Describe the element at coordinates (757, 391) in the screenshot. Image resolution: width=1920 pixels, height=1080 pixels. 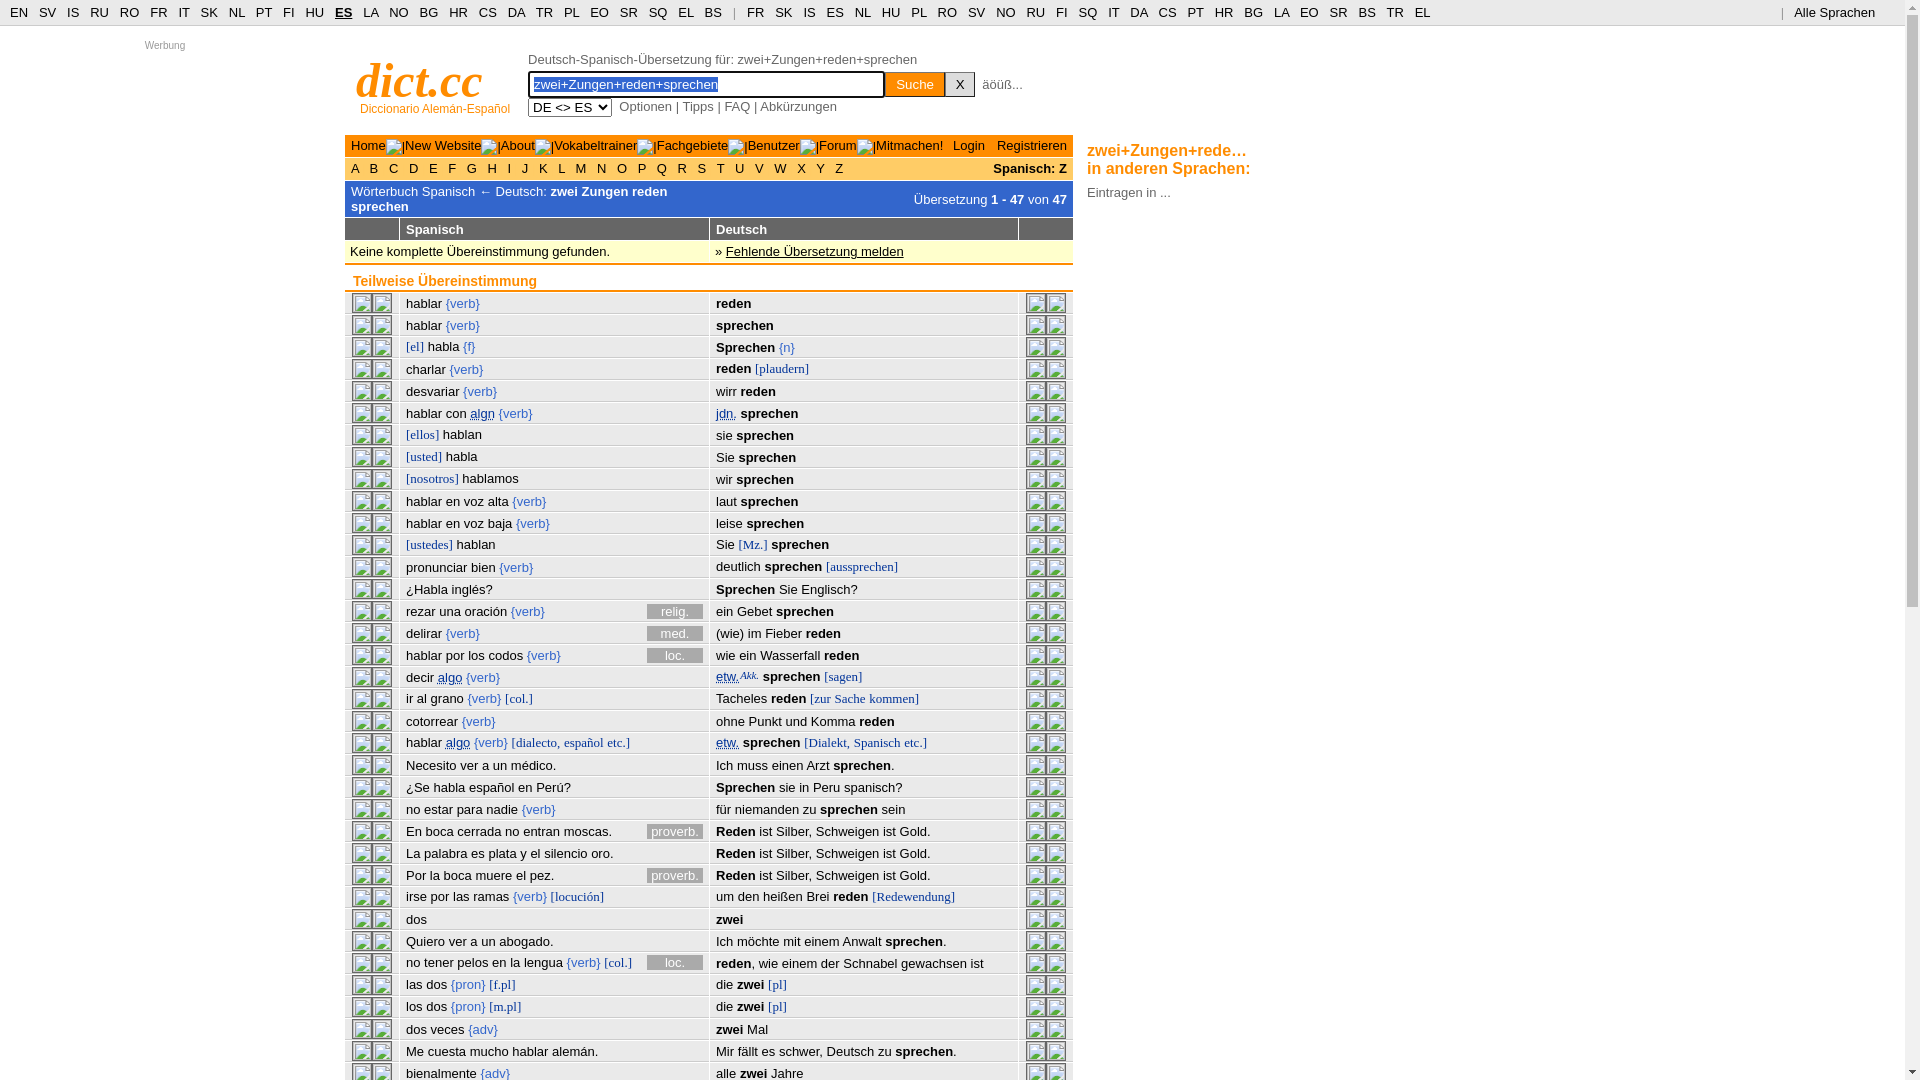
I see `'reden'` at that location.